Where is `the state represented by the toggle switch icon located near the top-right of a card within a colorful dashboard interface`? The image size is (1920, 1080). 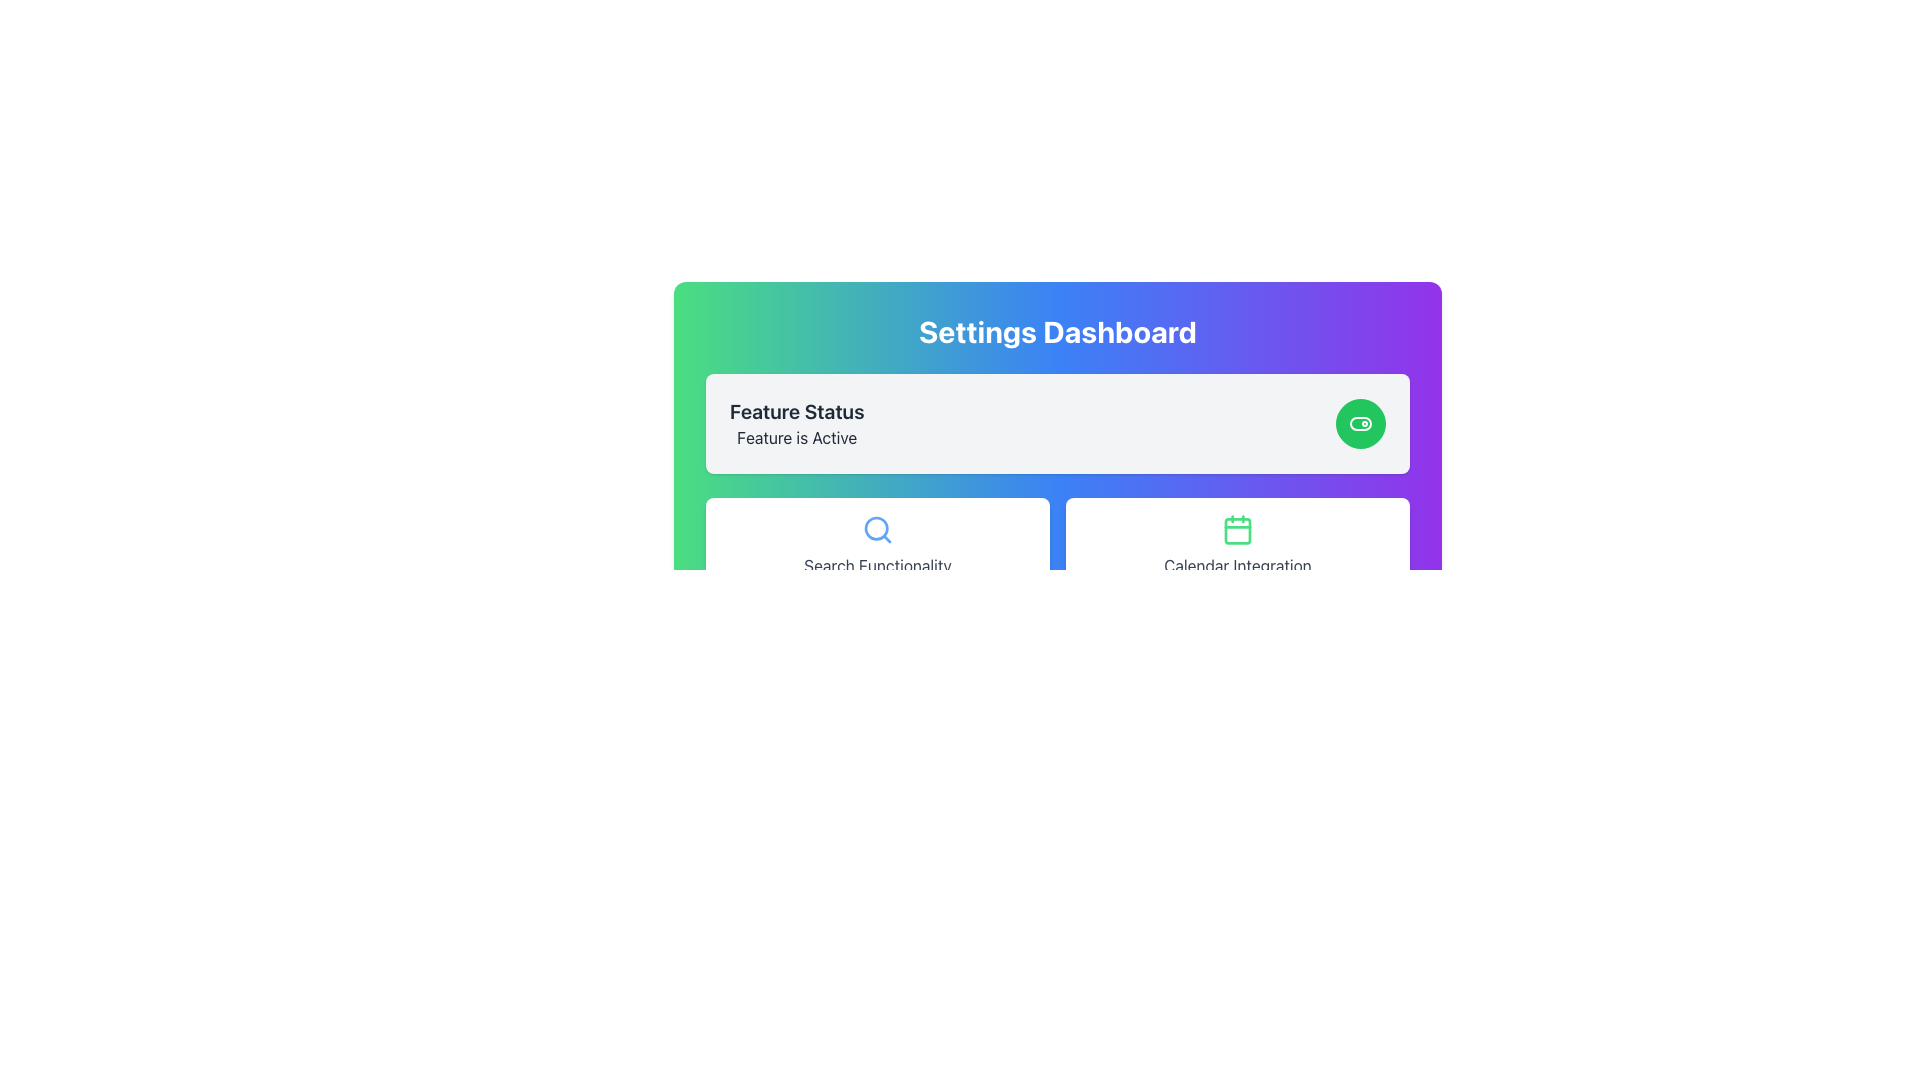
the state represented by the toggle switch icon located near the top-right of a card within a colorful dashboard interface is located at coordinates (1360, 423).